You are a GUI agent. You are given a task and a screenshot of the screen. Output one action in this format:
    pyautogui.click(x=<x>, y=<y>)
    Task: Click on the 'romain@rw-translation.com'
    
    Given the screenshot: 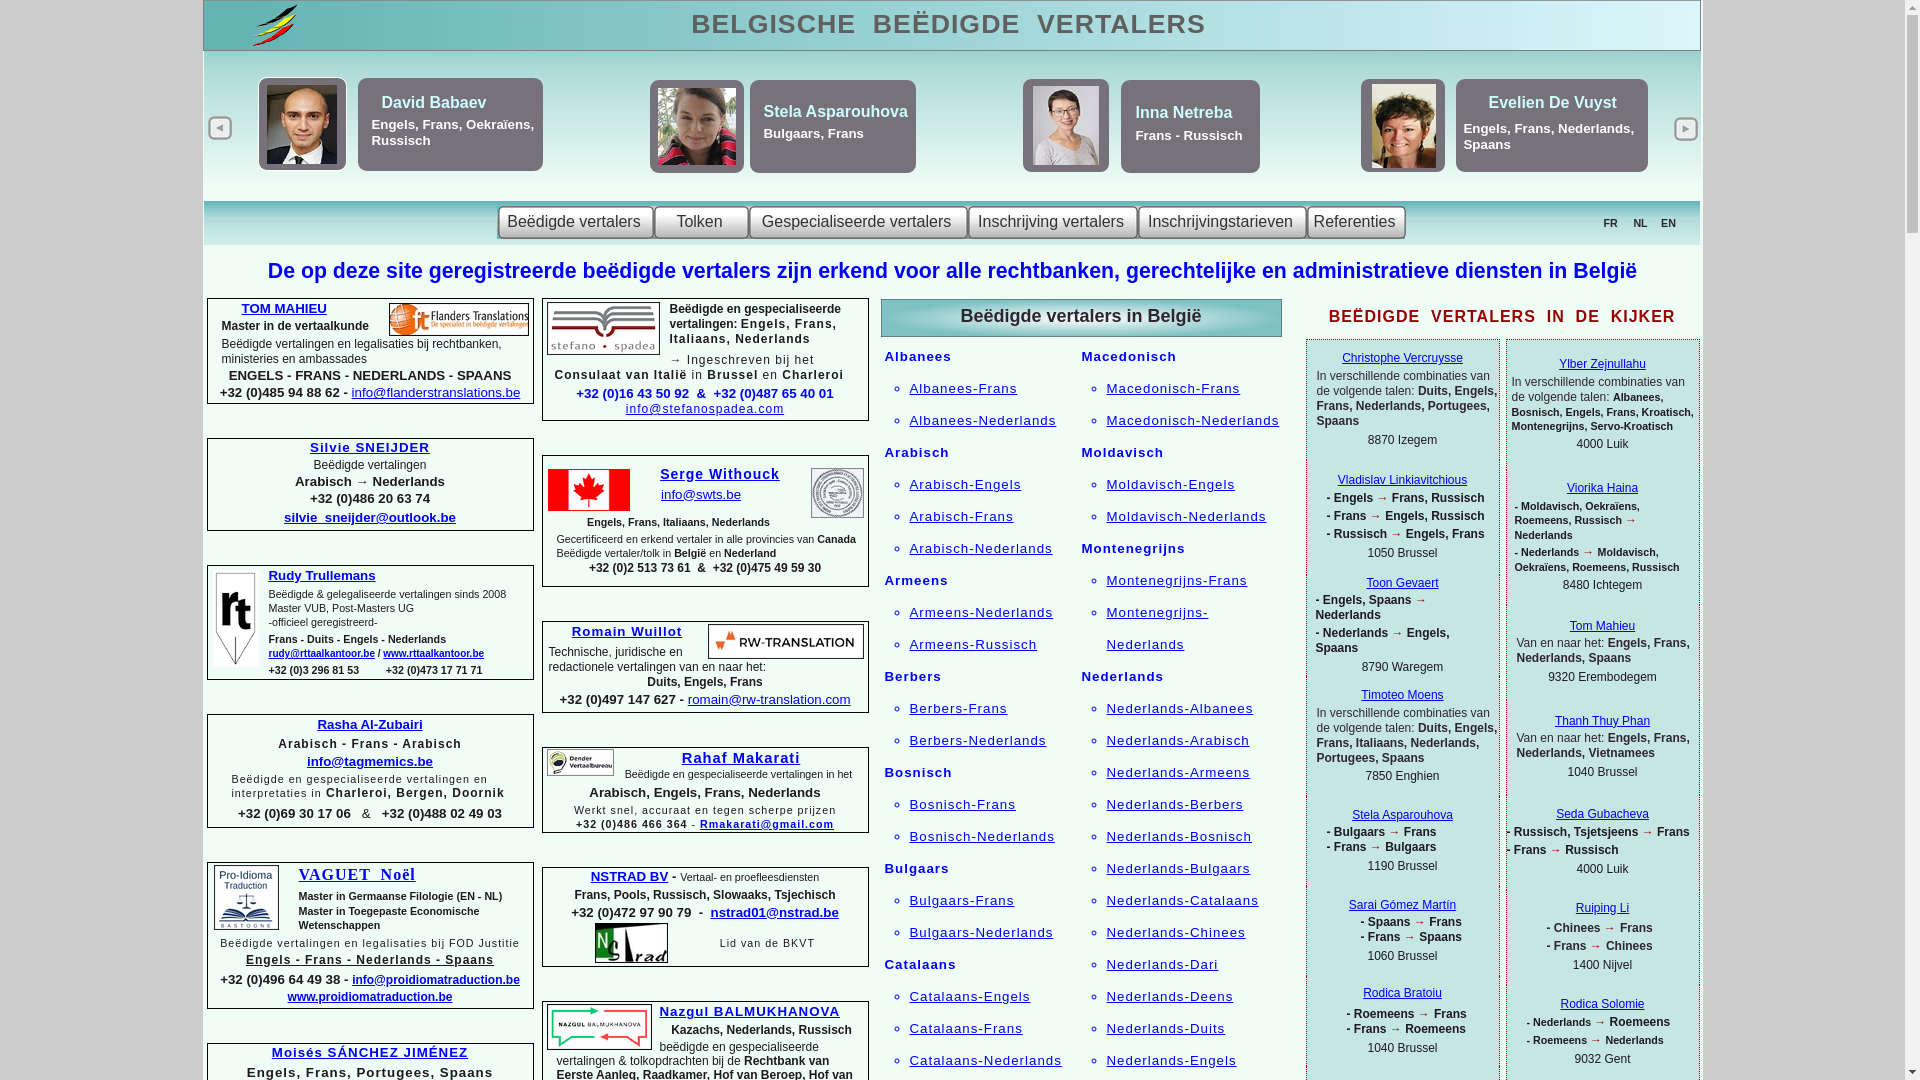 What is the action you would take?
    pyautogui.click(x=687, y=698)
    